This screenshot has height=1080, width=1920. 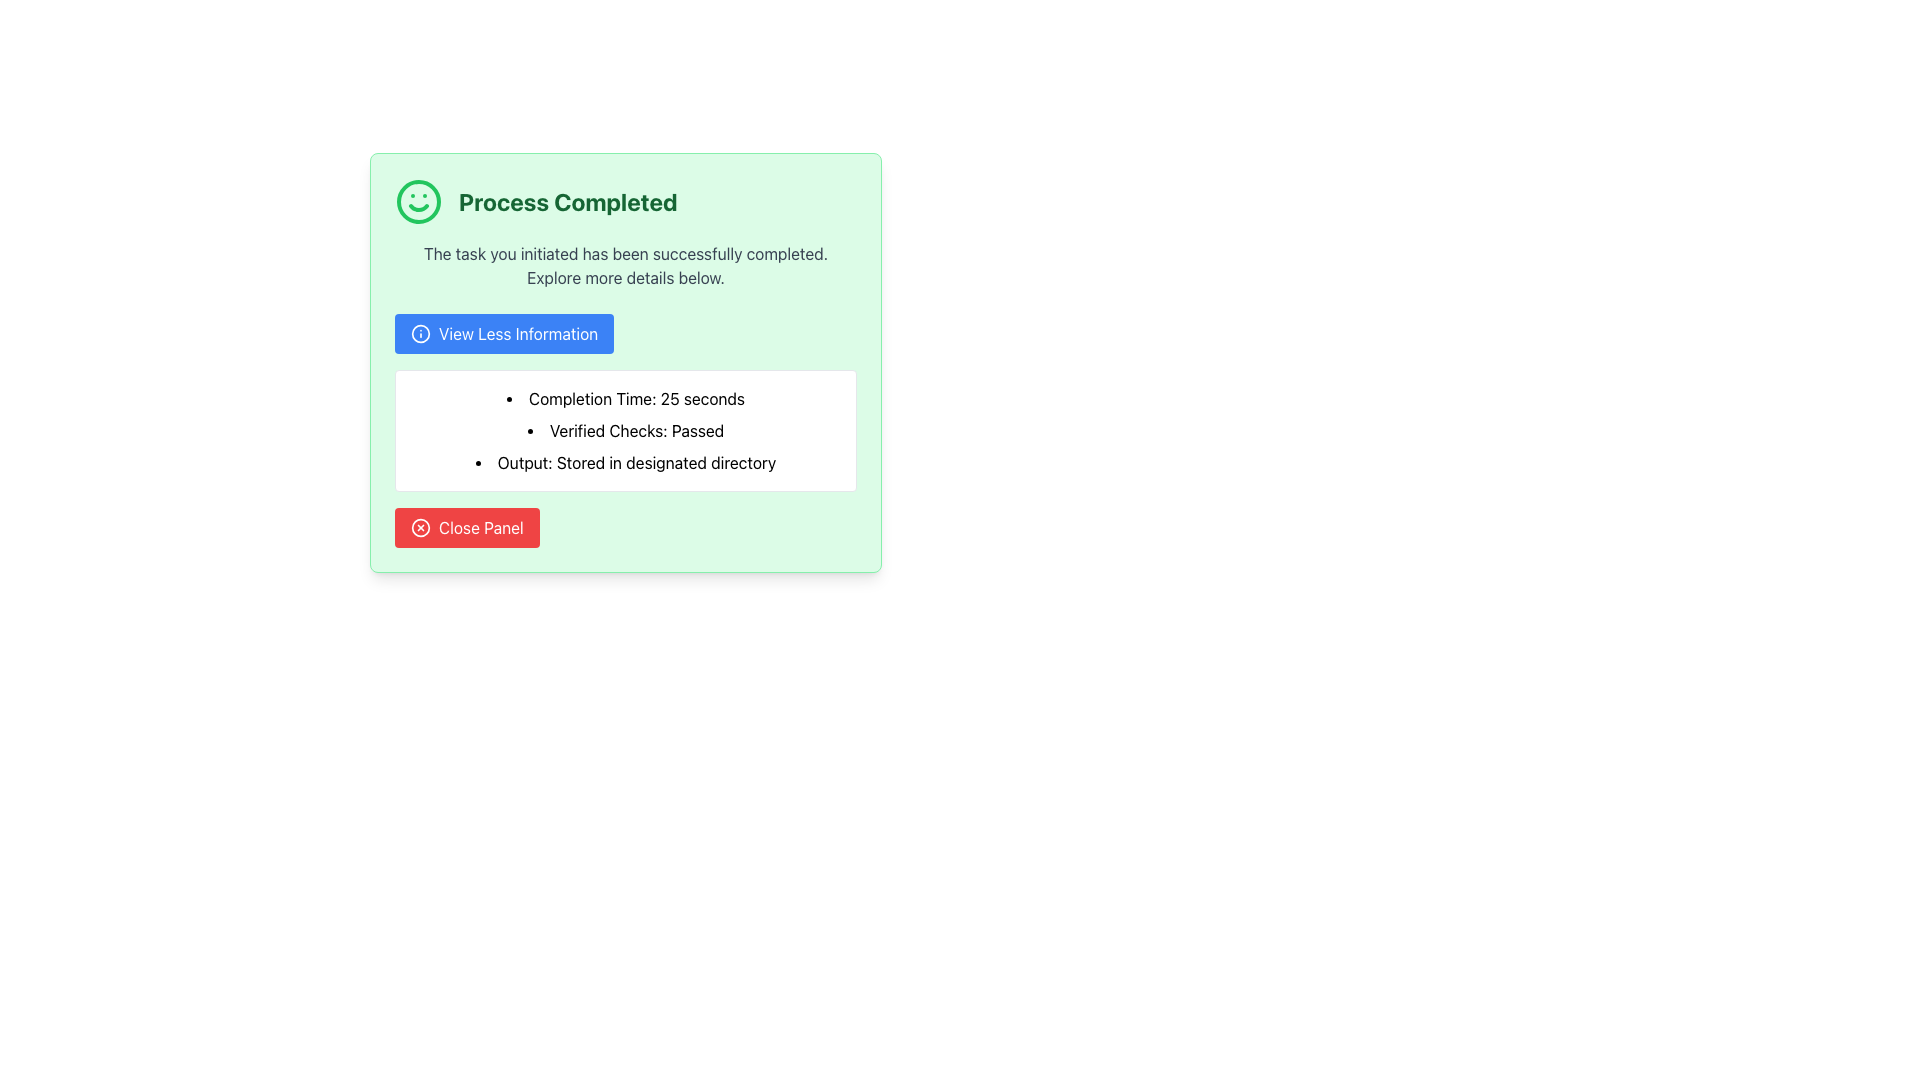 I want to click on the circular graphical element centered within the green smiley icon at the top-left corner of the 'Process Completed' panel, so click(x=417, y=201).